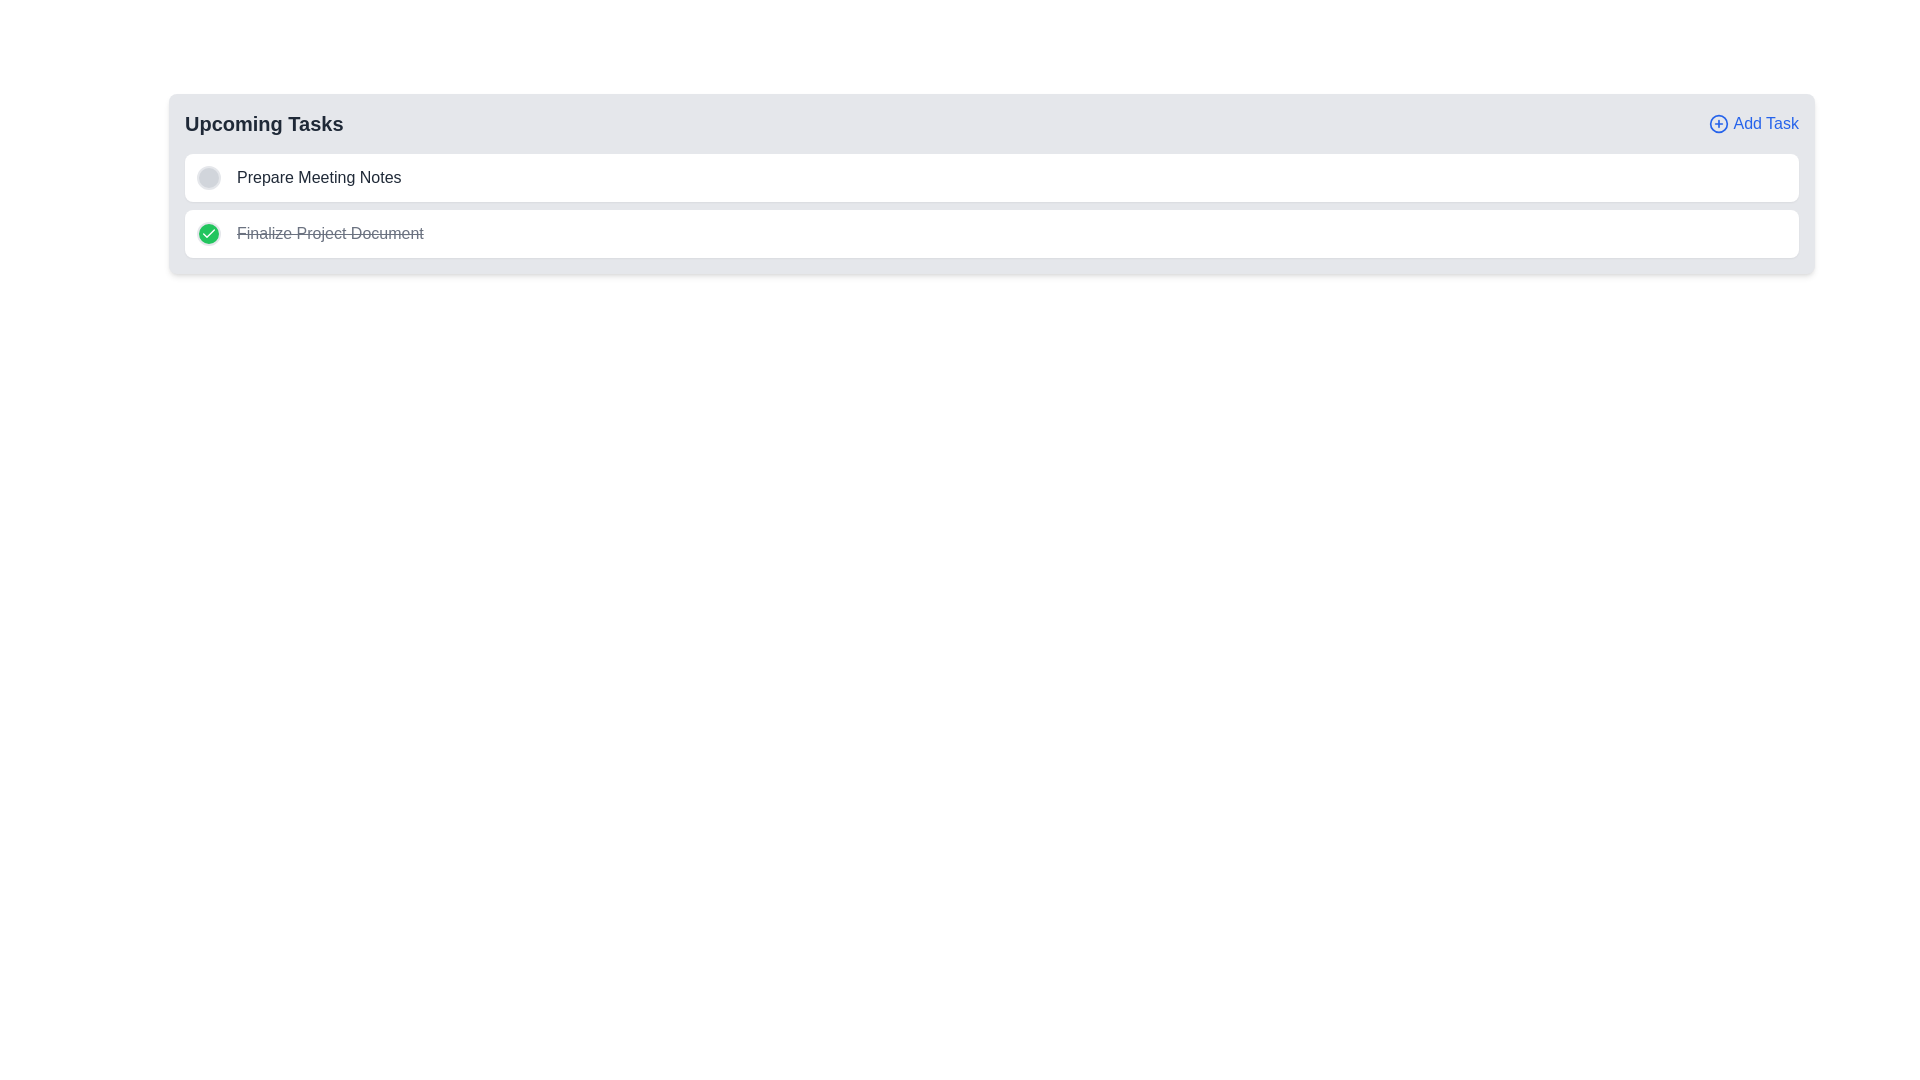  I want to click on the text 'Finalize Project Document' for interaction, so click(330, 233).